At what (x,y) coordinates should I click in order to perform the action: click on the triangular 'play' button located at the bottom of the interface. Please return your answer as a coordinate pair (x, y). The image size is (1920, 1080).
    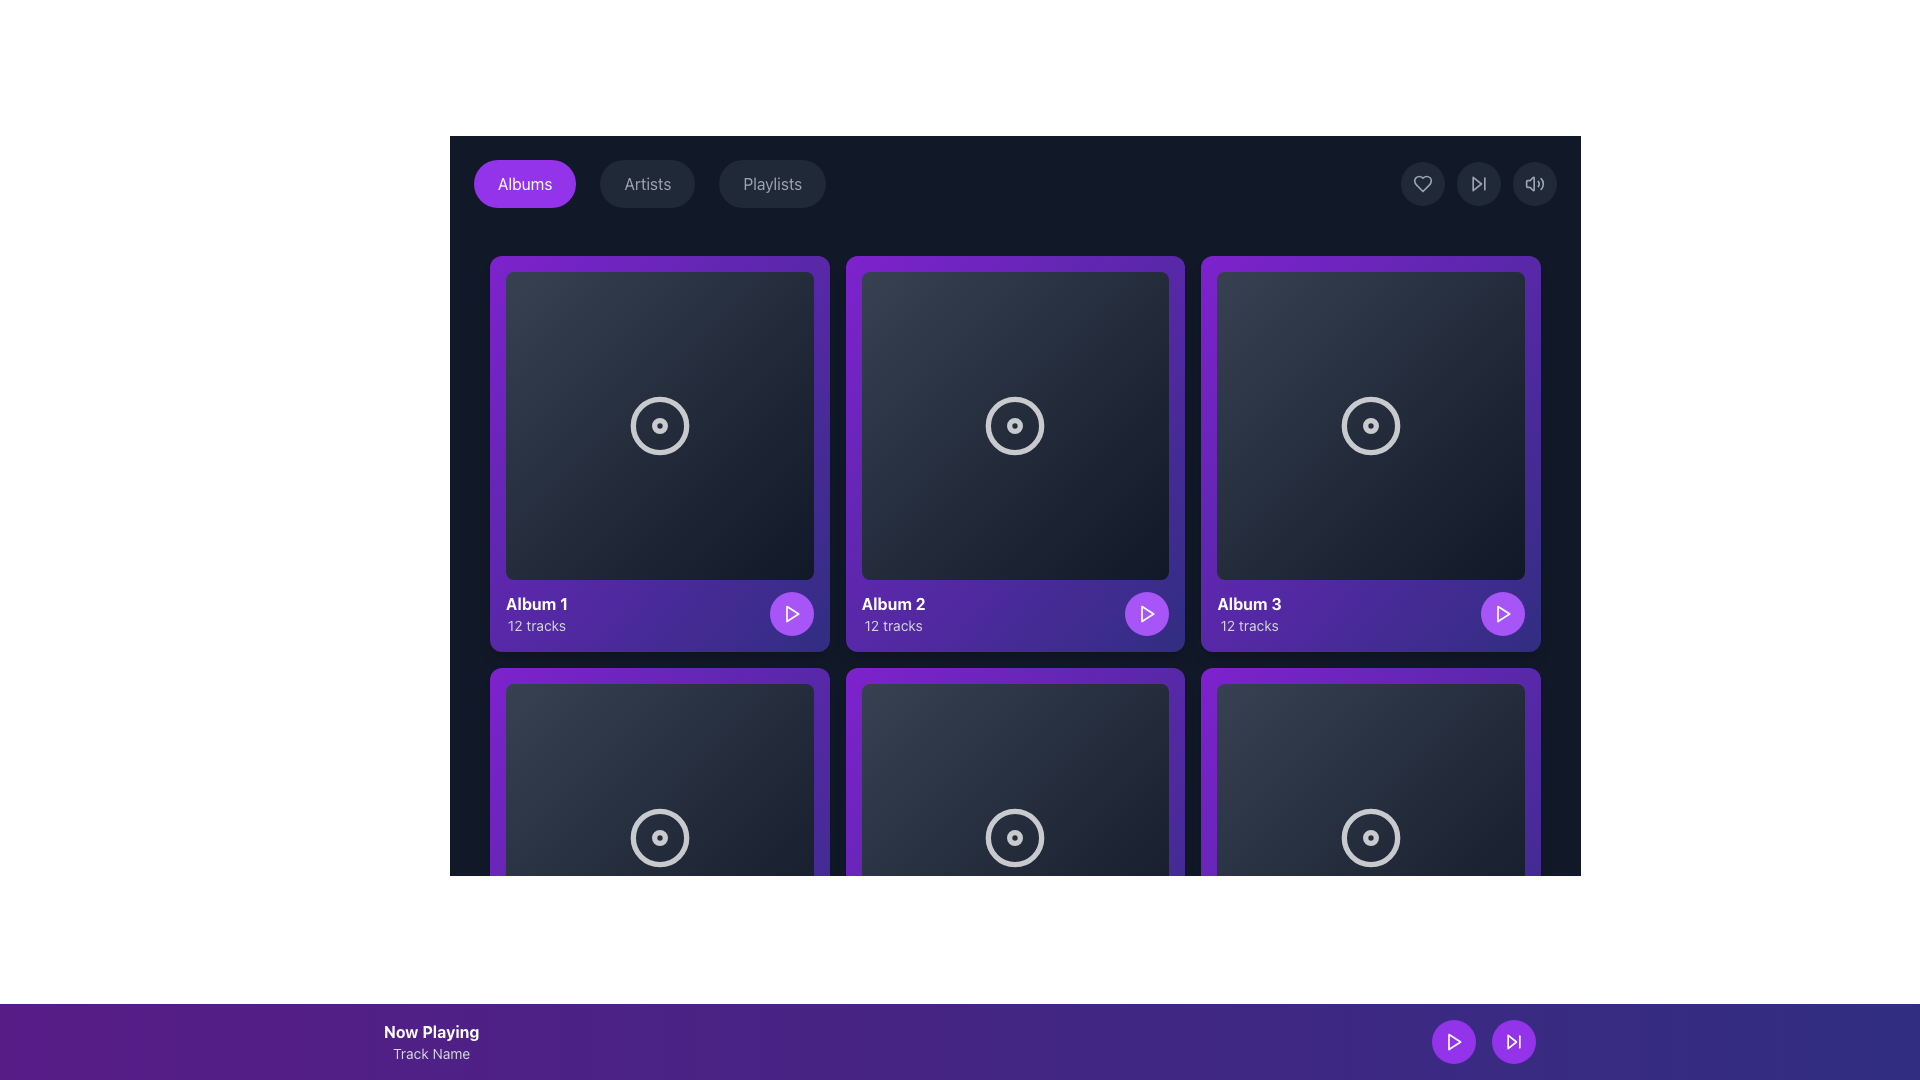
    Looking at the image, I should click on (1148, 1025).